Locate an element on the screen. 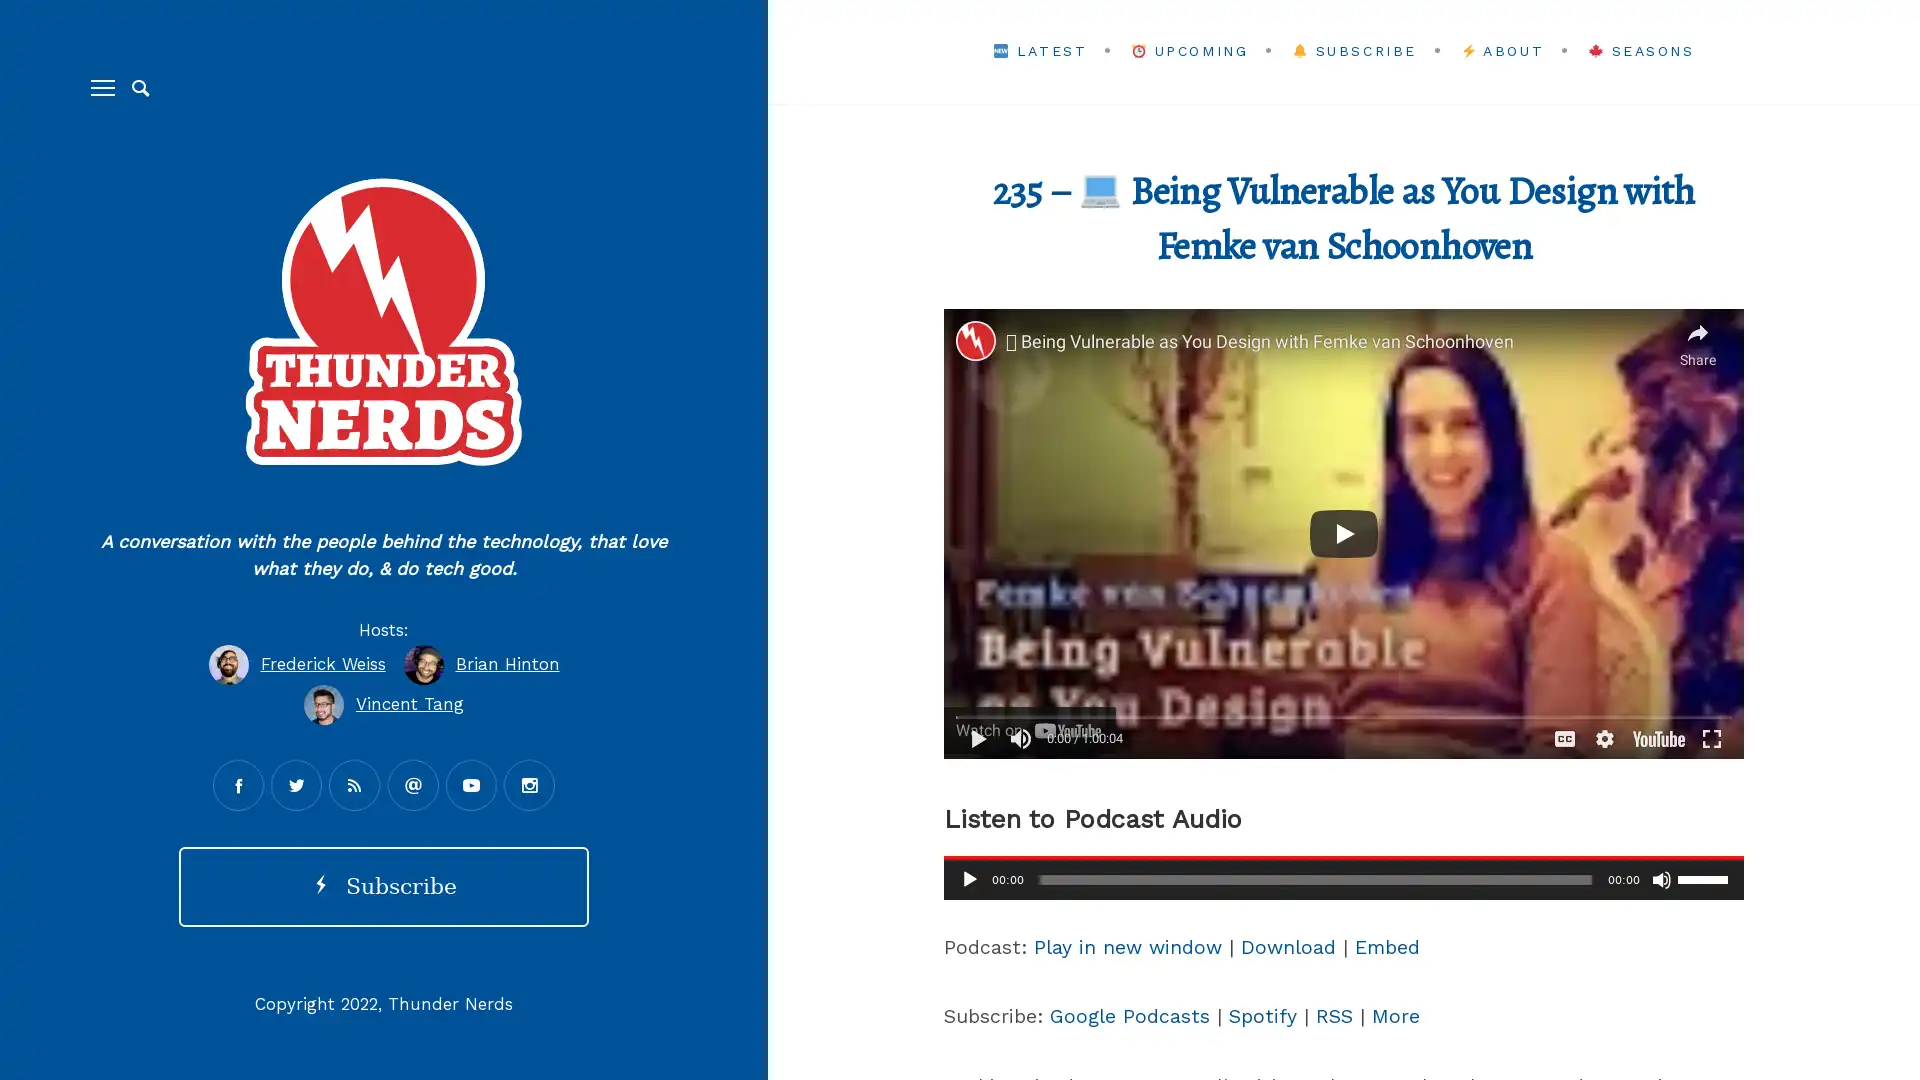 The height and width of the screenshot is (1080, 1920). Play is located at coordinates (969, 878).